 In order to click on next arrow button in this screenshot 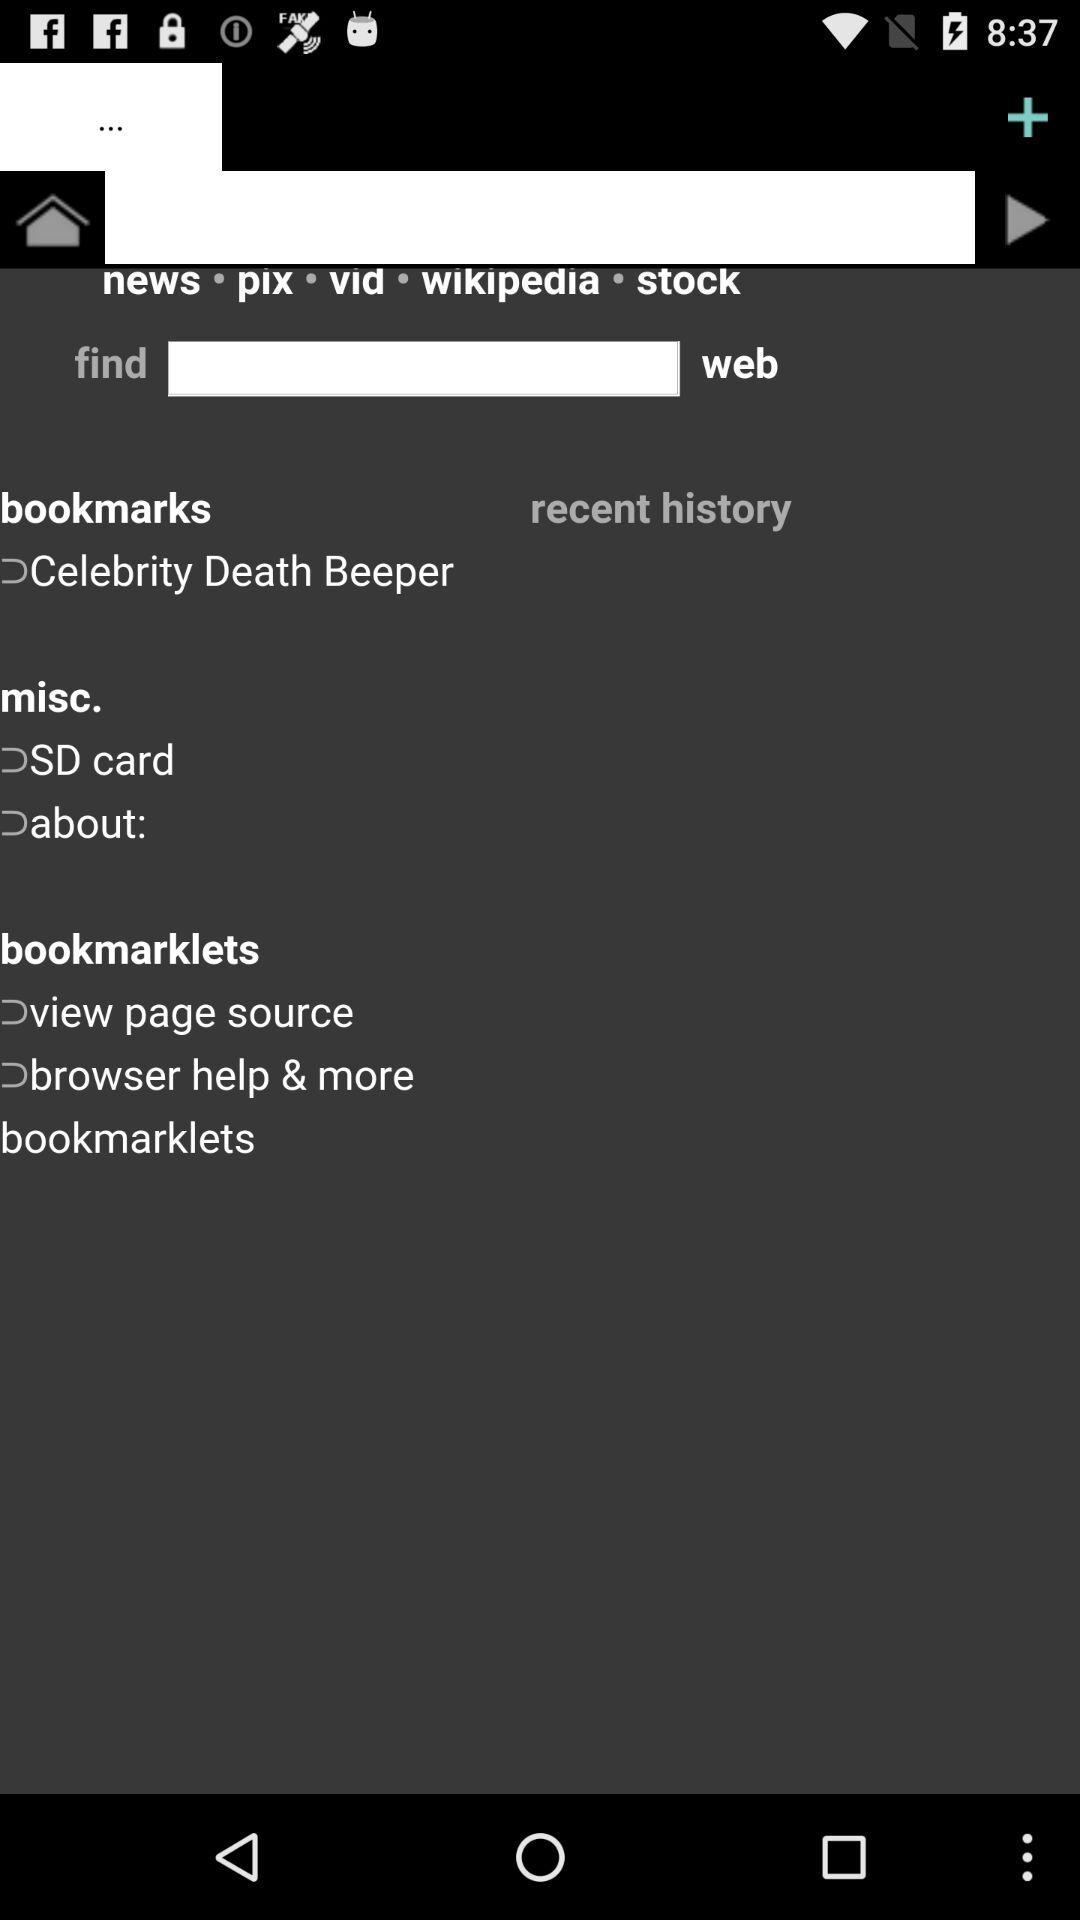, I will do `click(1027, 219)`.